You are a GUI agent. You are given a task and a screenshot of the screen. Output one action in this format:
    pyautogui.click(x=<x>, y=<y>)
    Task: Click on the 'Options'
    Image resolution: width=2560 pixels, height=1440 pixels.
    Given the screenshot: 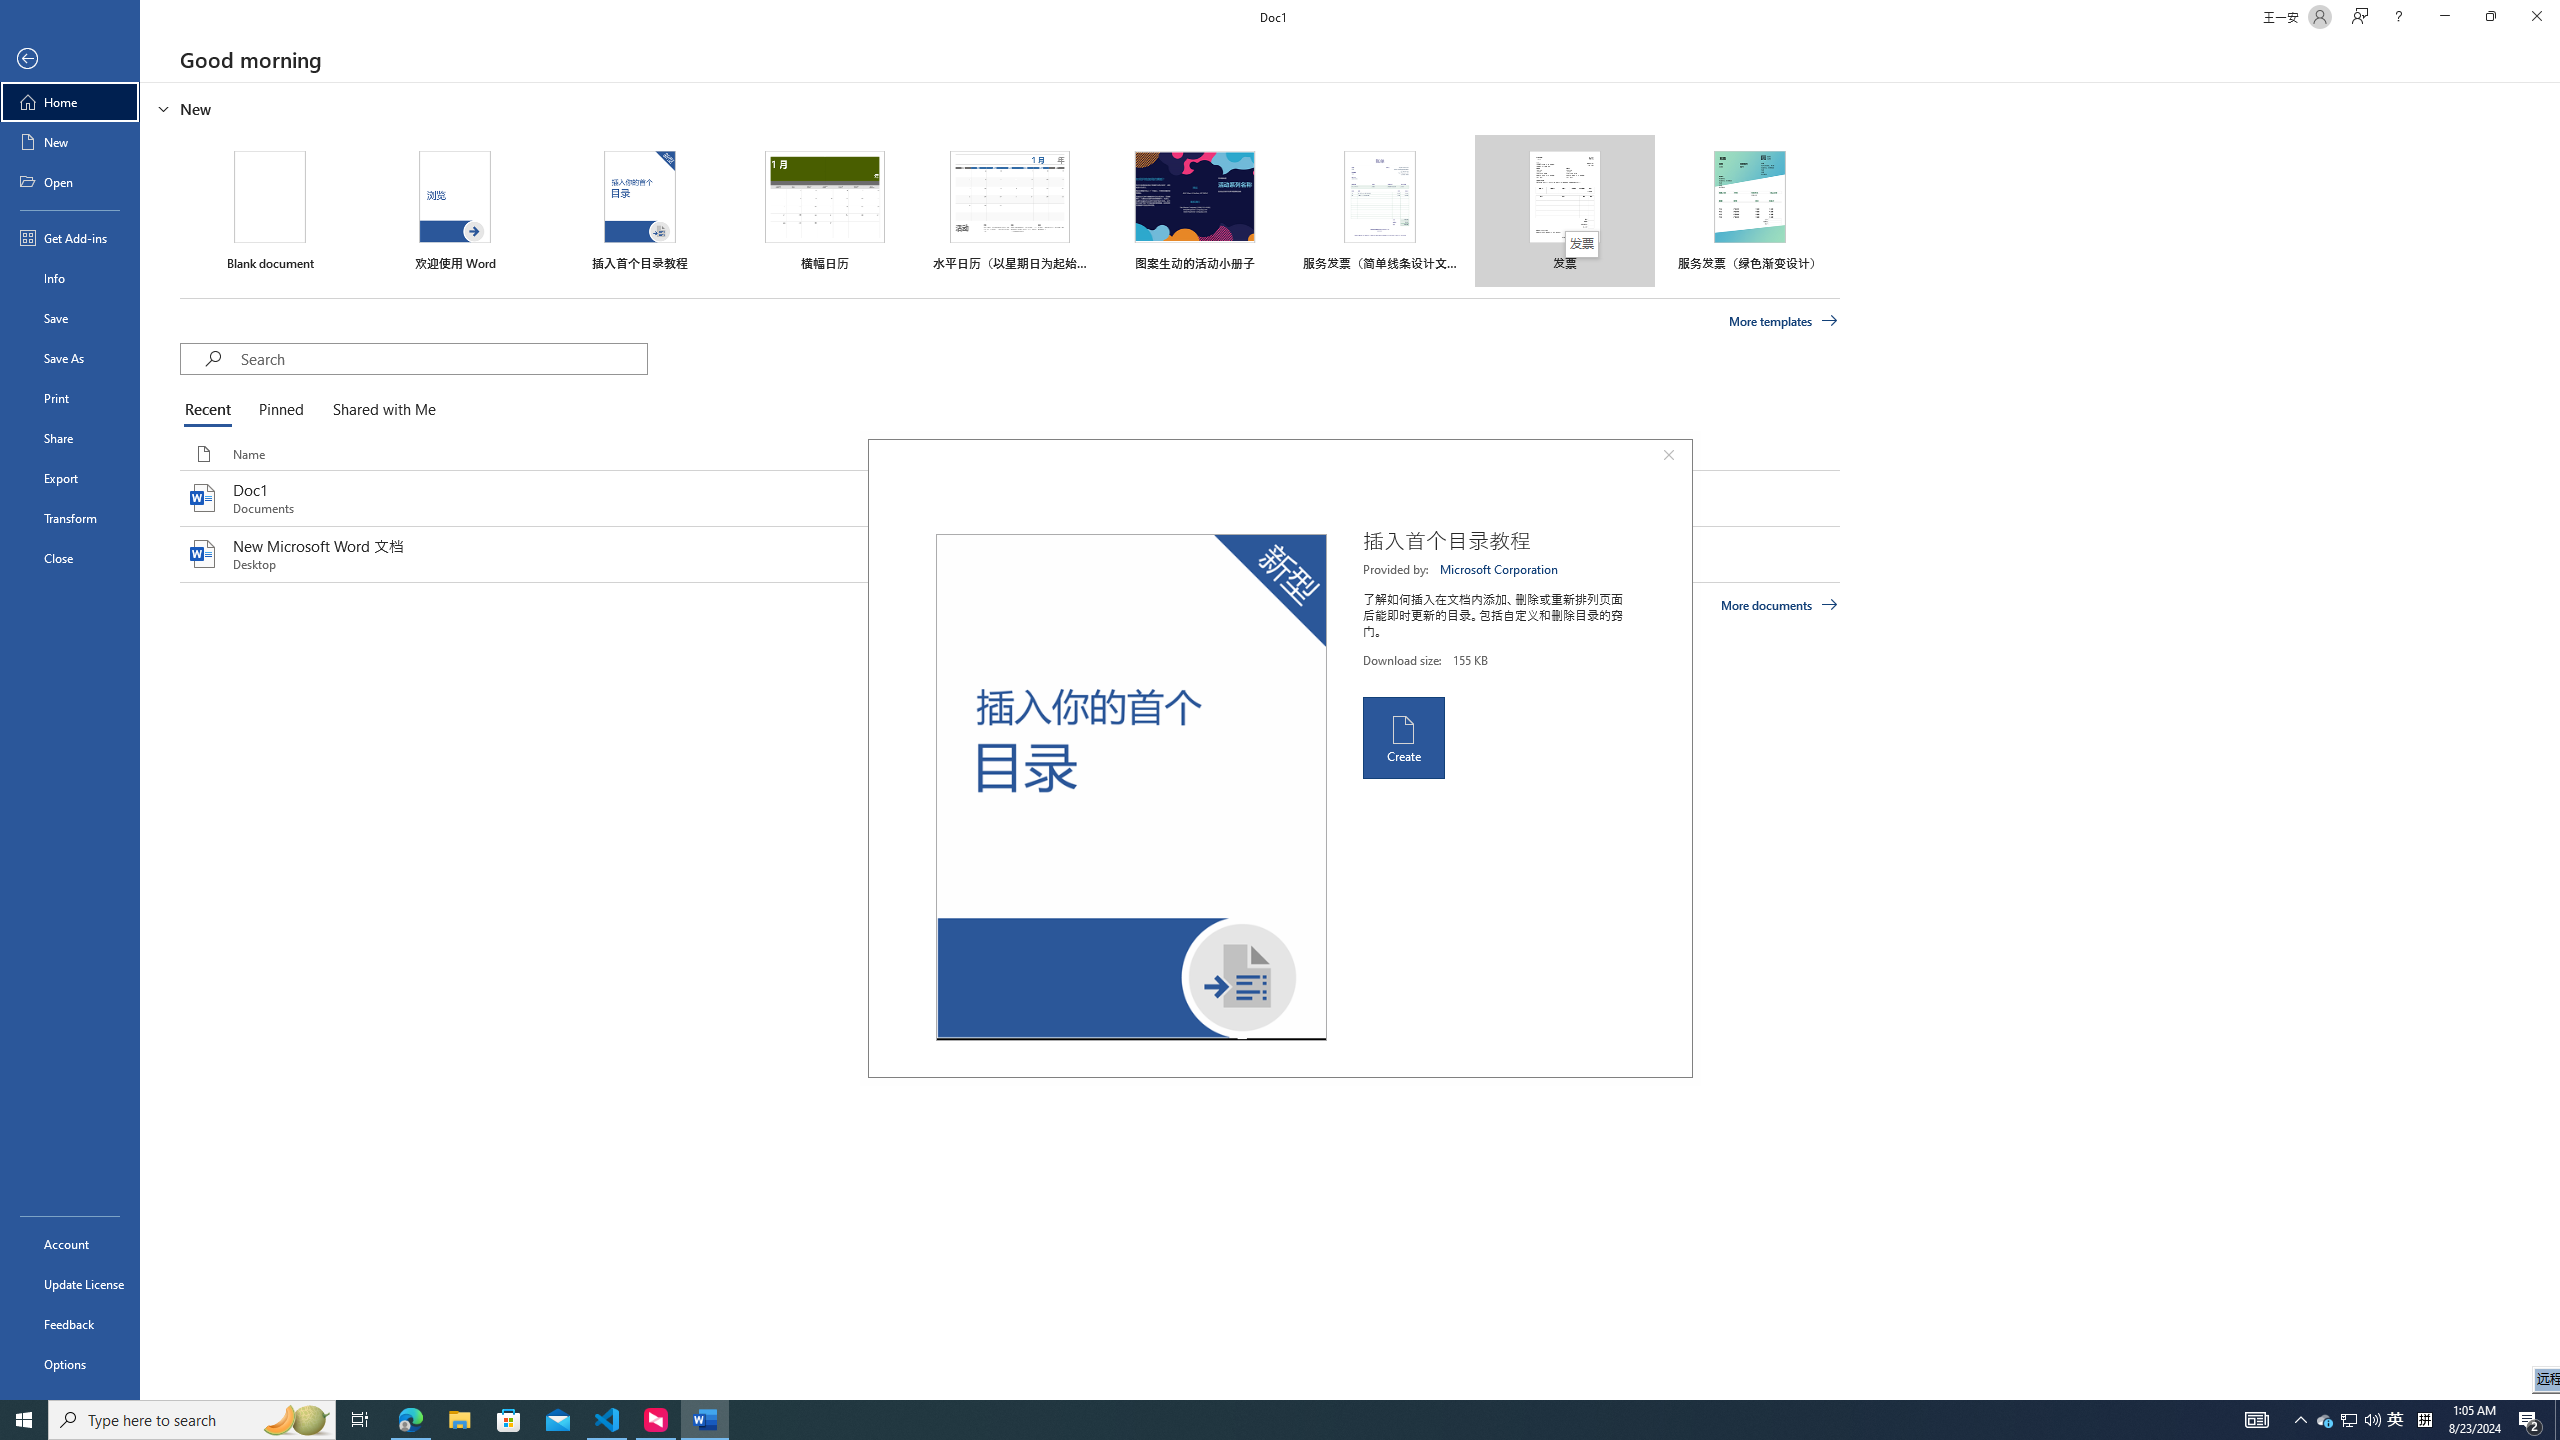 What is the action you would take?
    pyautogui.click(x=69, y=1363)
    